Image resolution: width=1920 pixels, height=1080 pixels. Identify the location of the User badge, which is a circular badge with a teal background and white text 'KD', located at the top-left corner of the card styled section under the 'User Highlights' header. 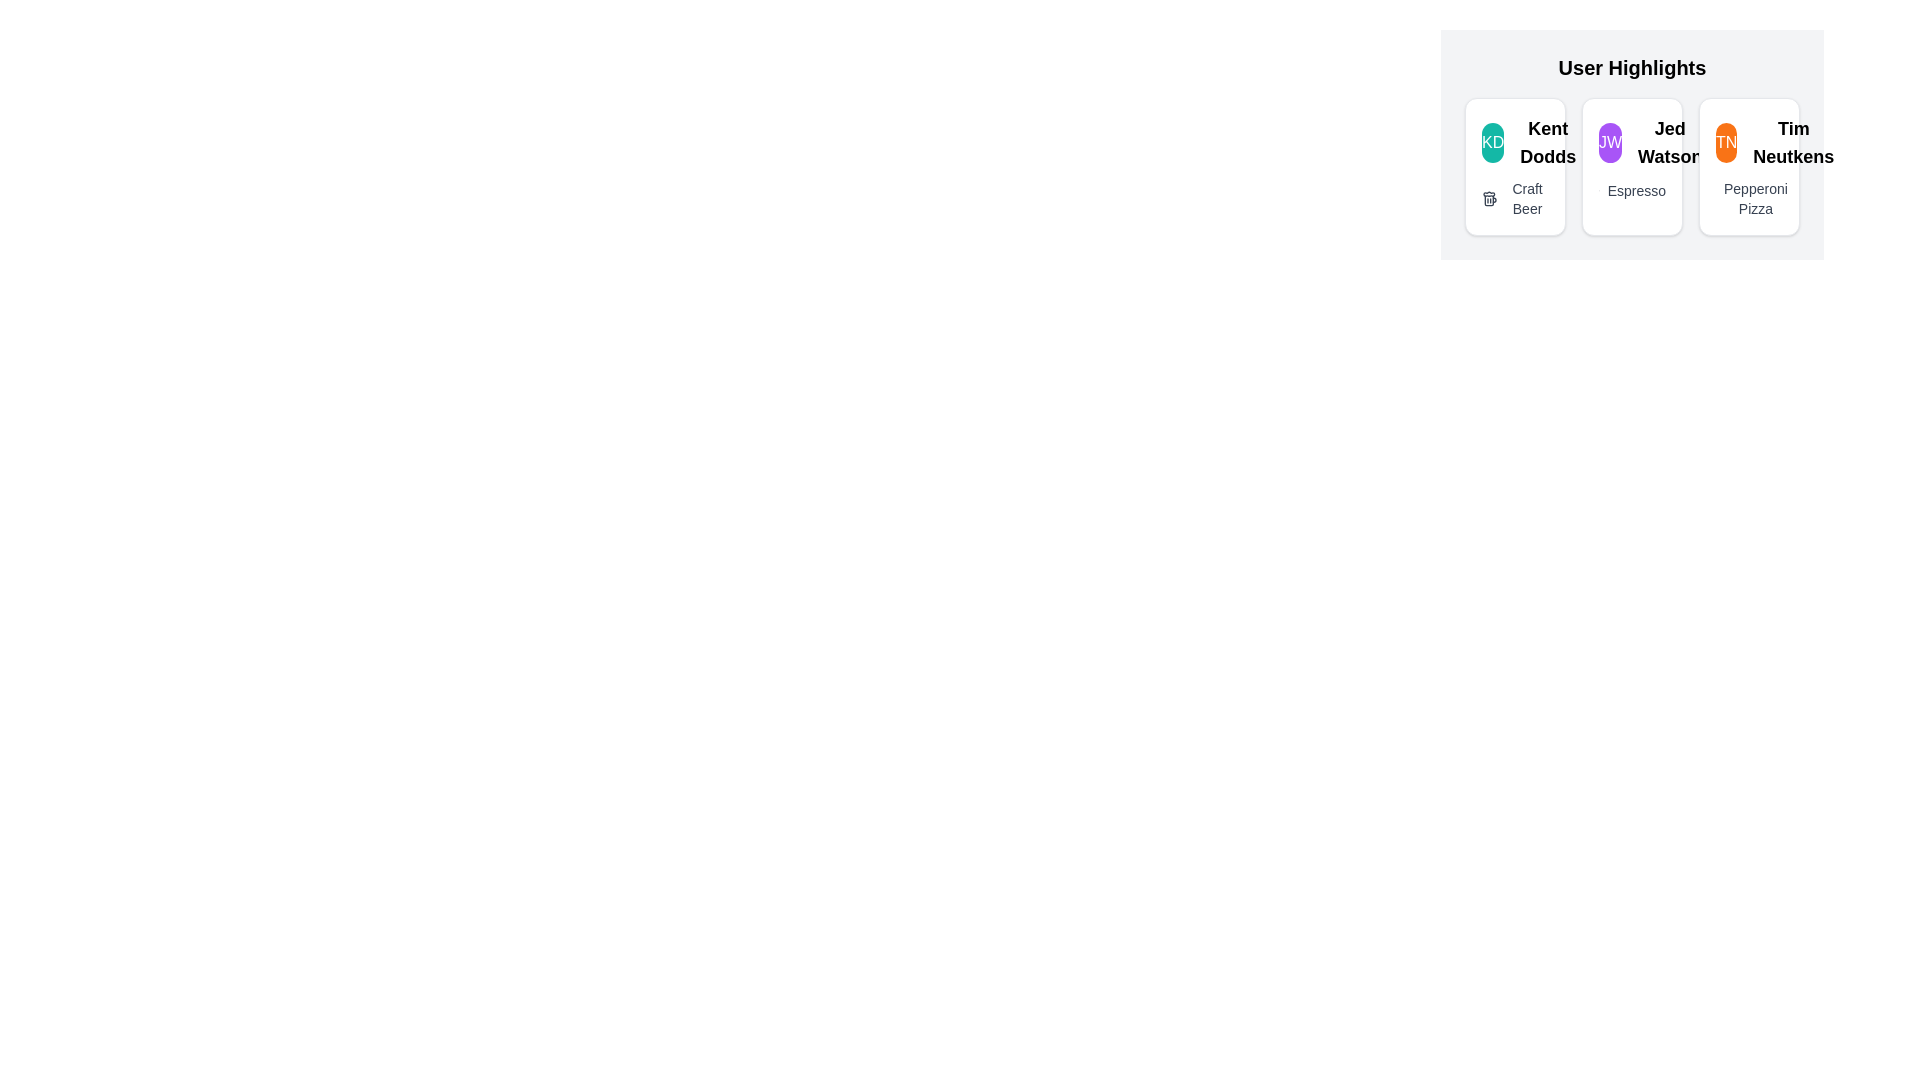
(1493, 141).